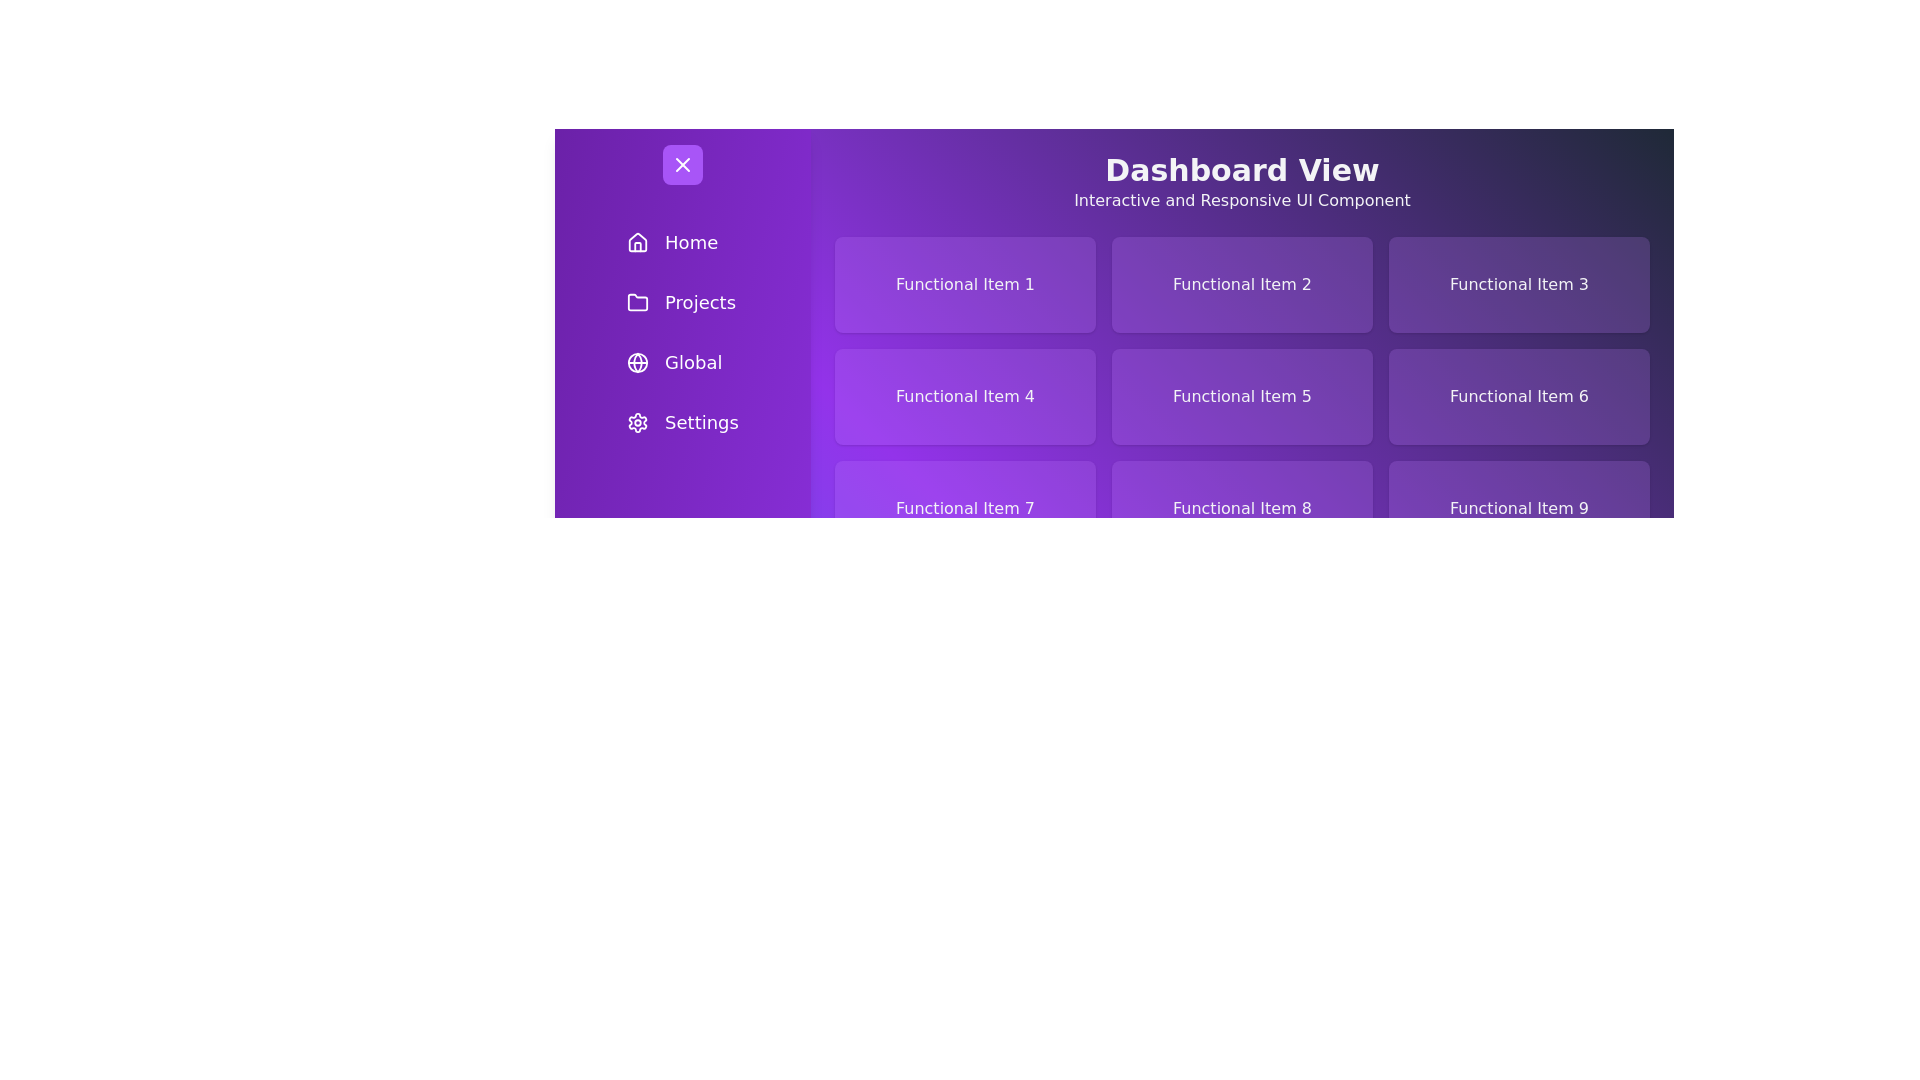 Image resolution: width=1920 pixels, height=1080 pixels. What do you see at coordinates (682, 242) in the screenshot?
I see `the menu item labeled 'Home' to observe its hover effect` at bounding box center [682, 242].